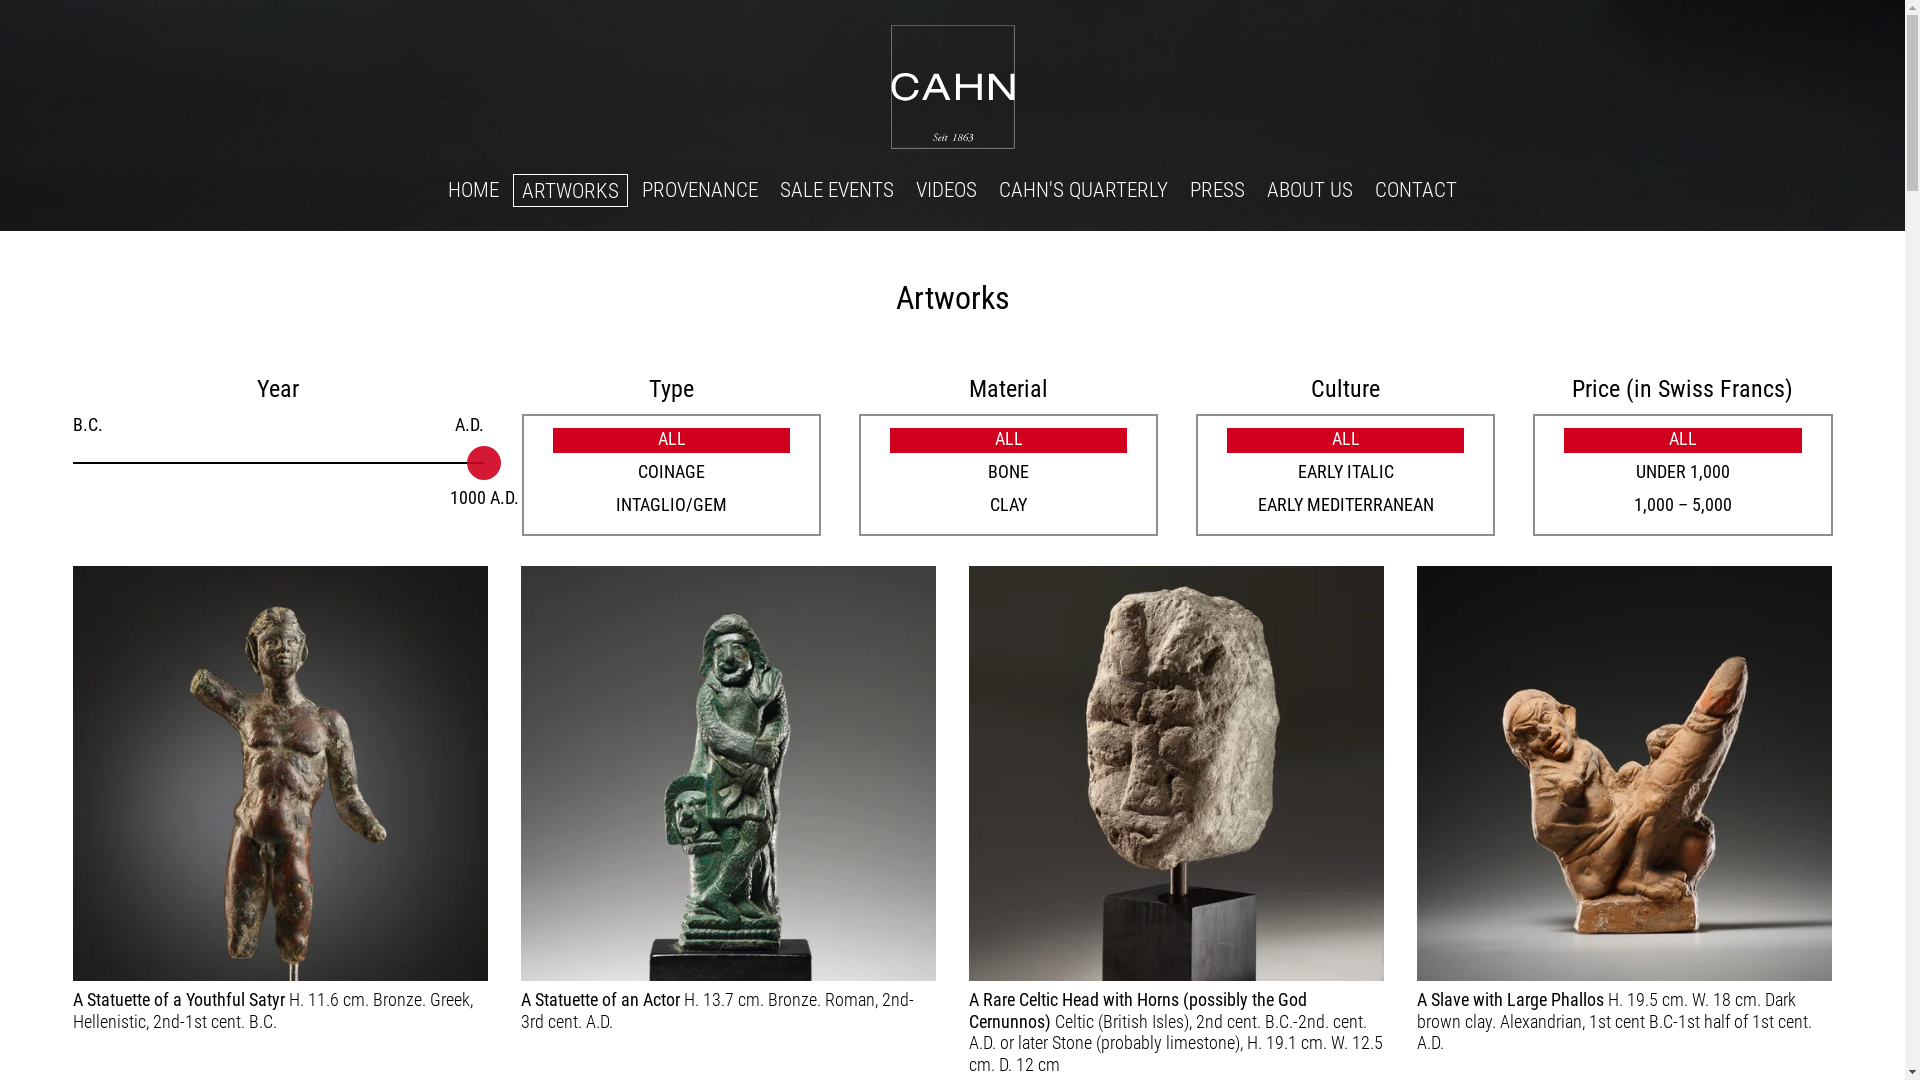 The image size is (1920, 1080). What do you see at coordinates (1082, 190) in the screenshot?
I see `'CAHN'S QUARTERLY'` at bounding box center [1082, 190].